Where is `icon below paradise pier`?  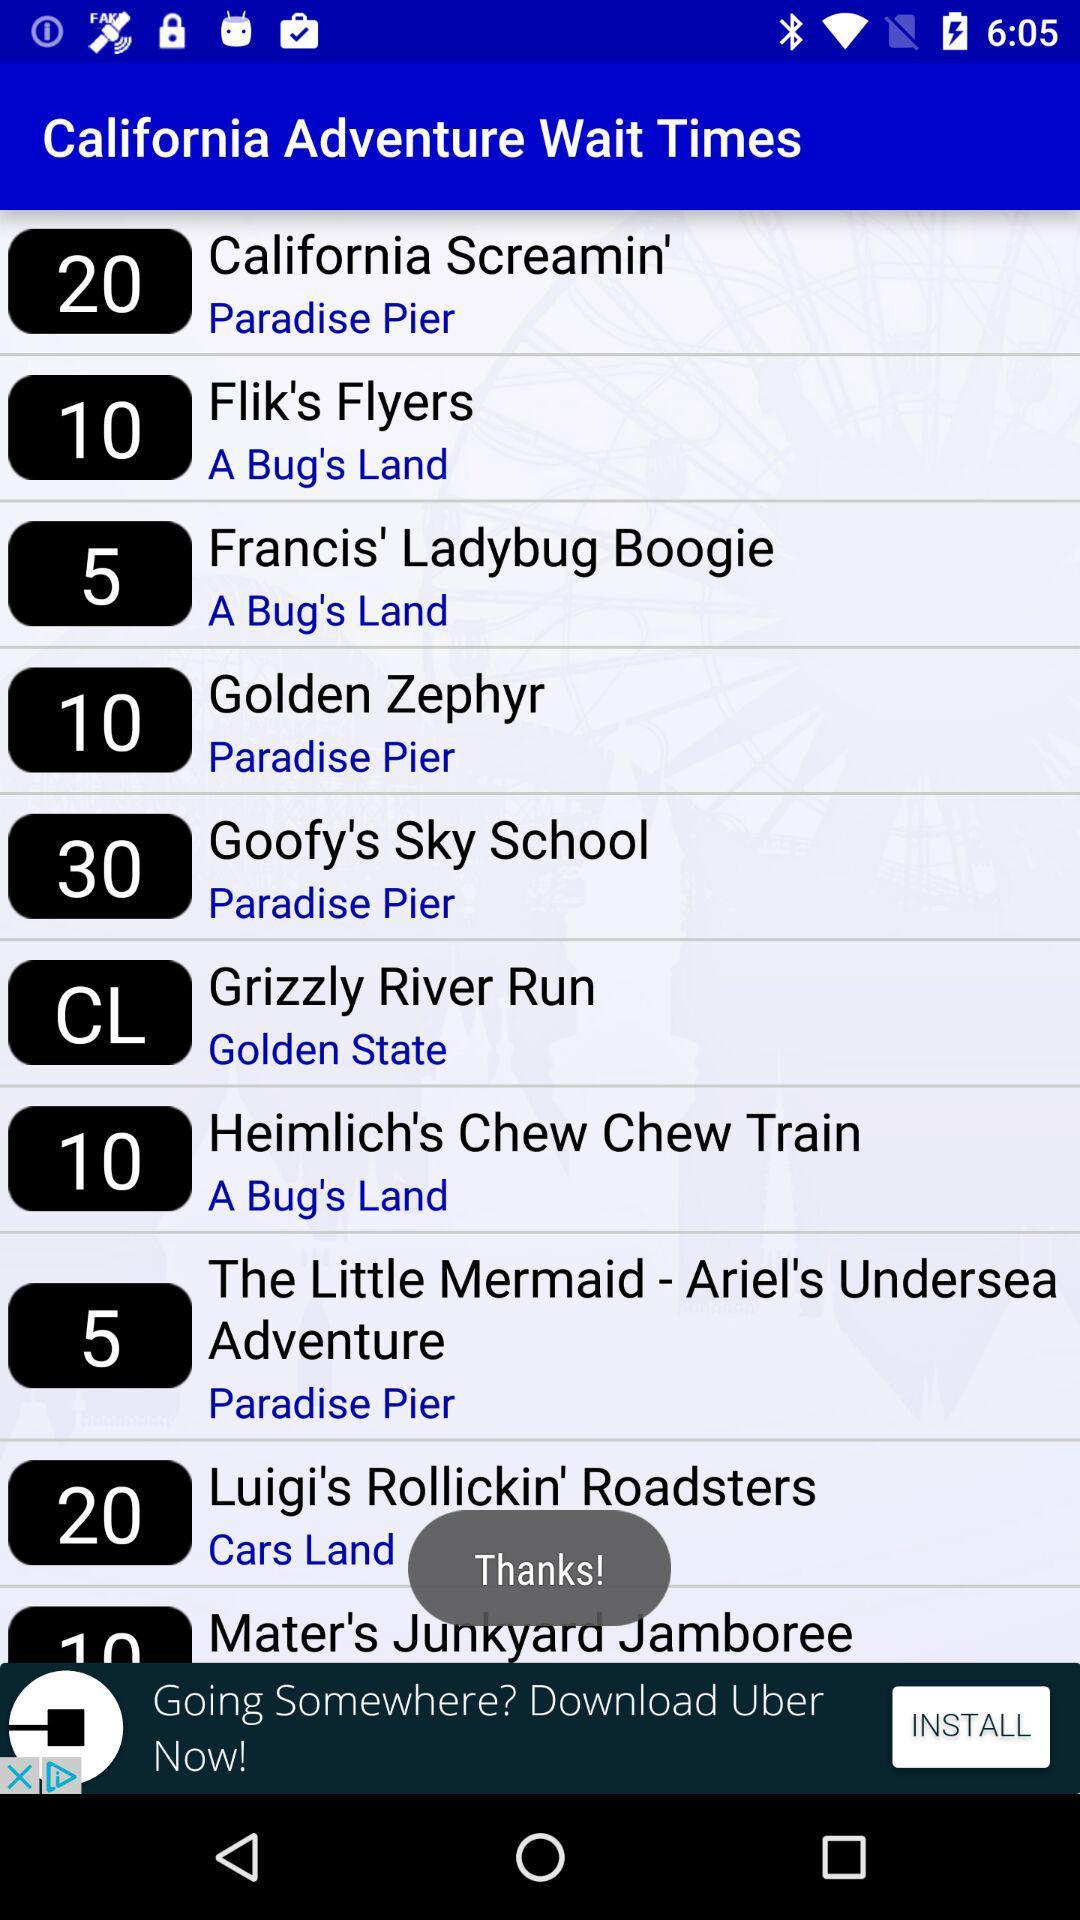
icon below paradise pier is located at coordinates (402, 984).